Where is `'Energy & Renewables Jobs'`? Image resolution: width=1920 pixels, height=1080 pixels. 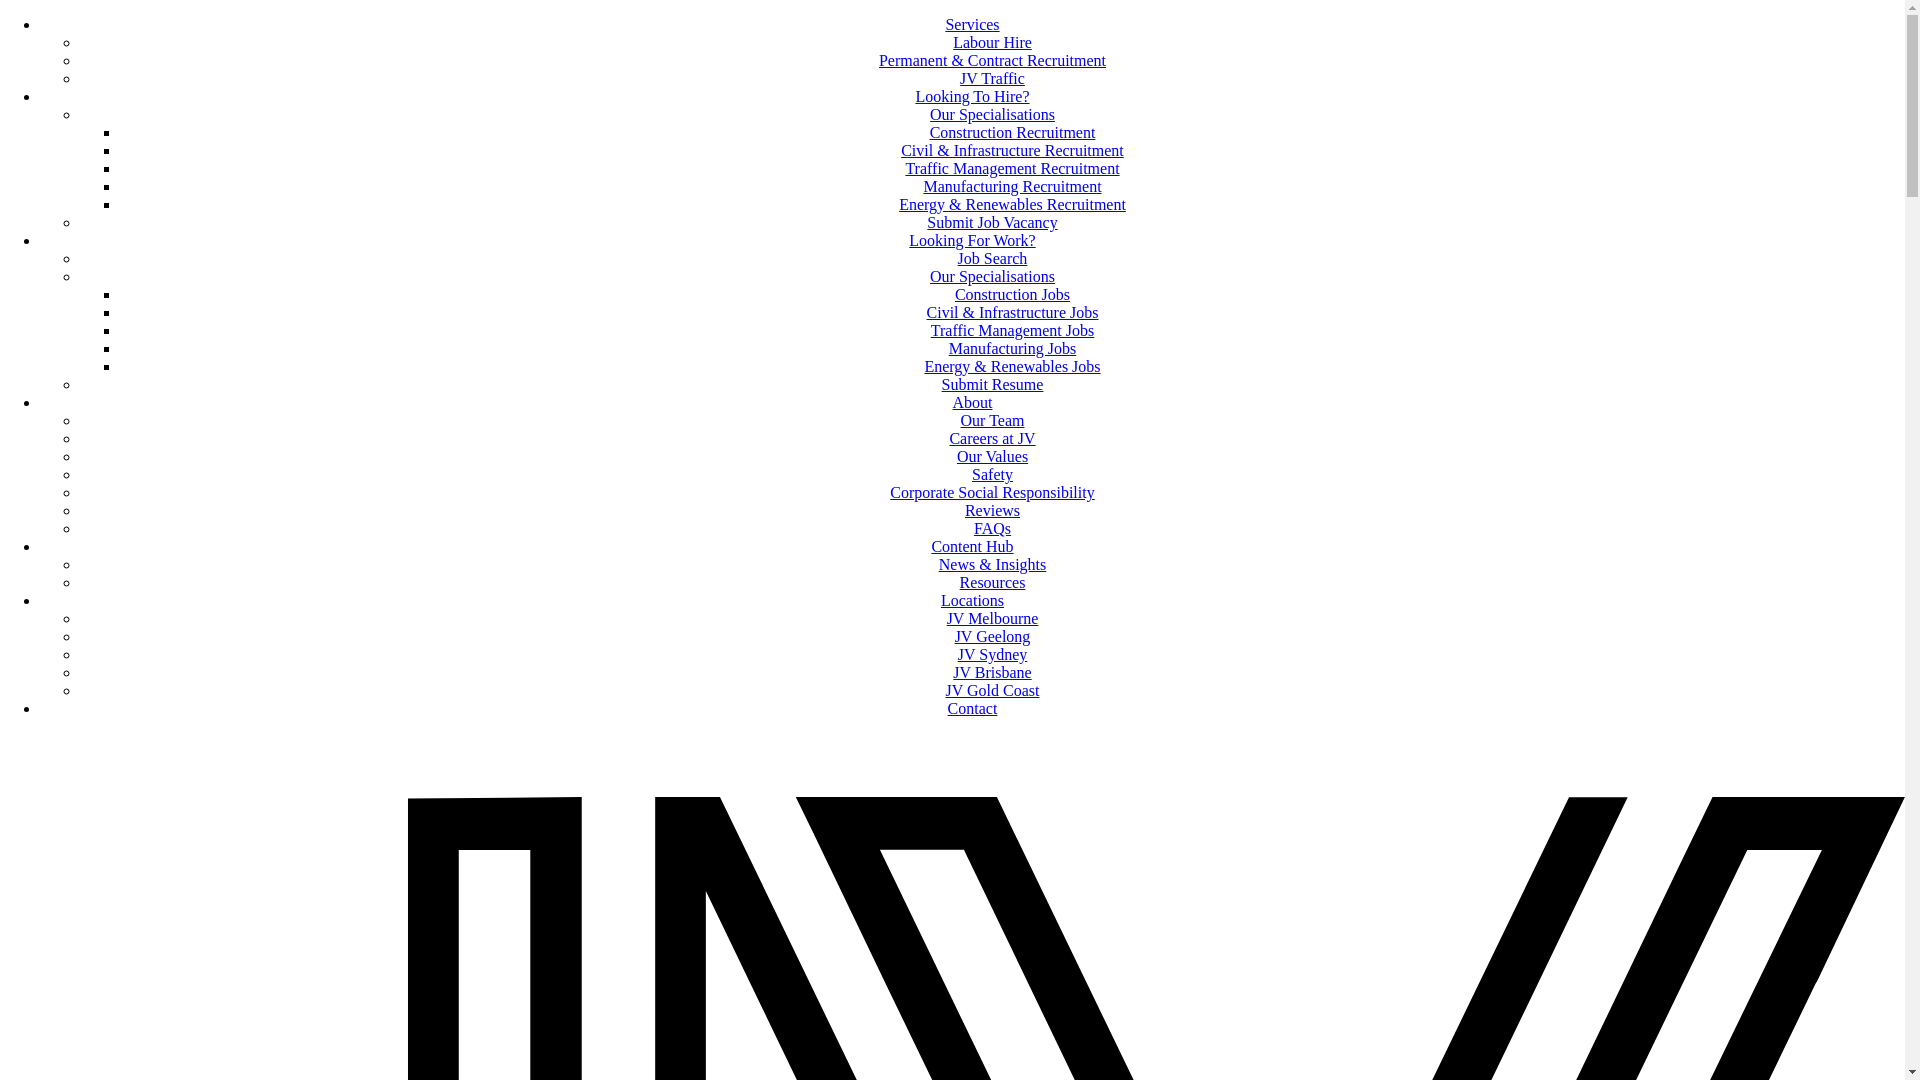 'Energy & Renewables Jobs' is located at coordinates (923, 366).